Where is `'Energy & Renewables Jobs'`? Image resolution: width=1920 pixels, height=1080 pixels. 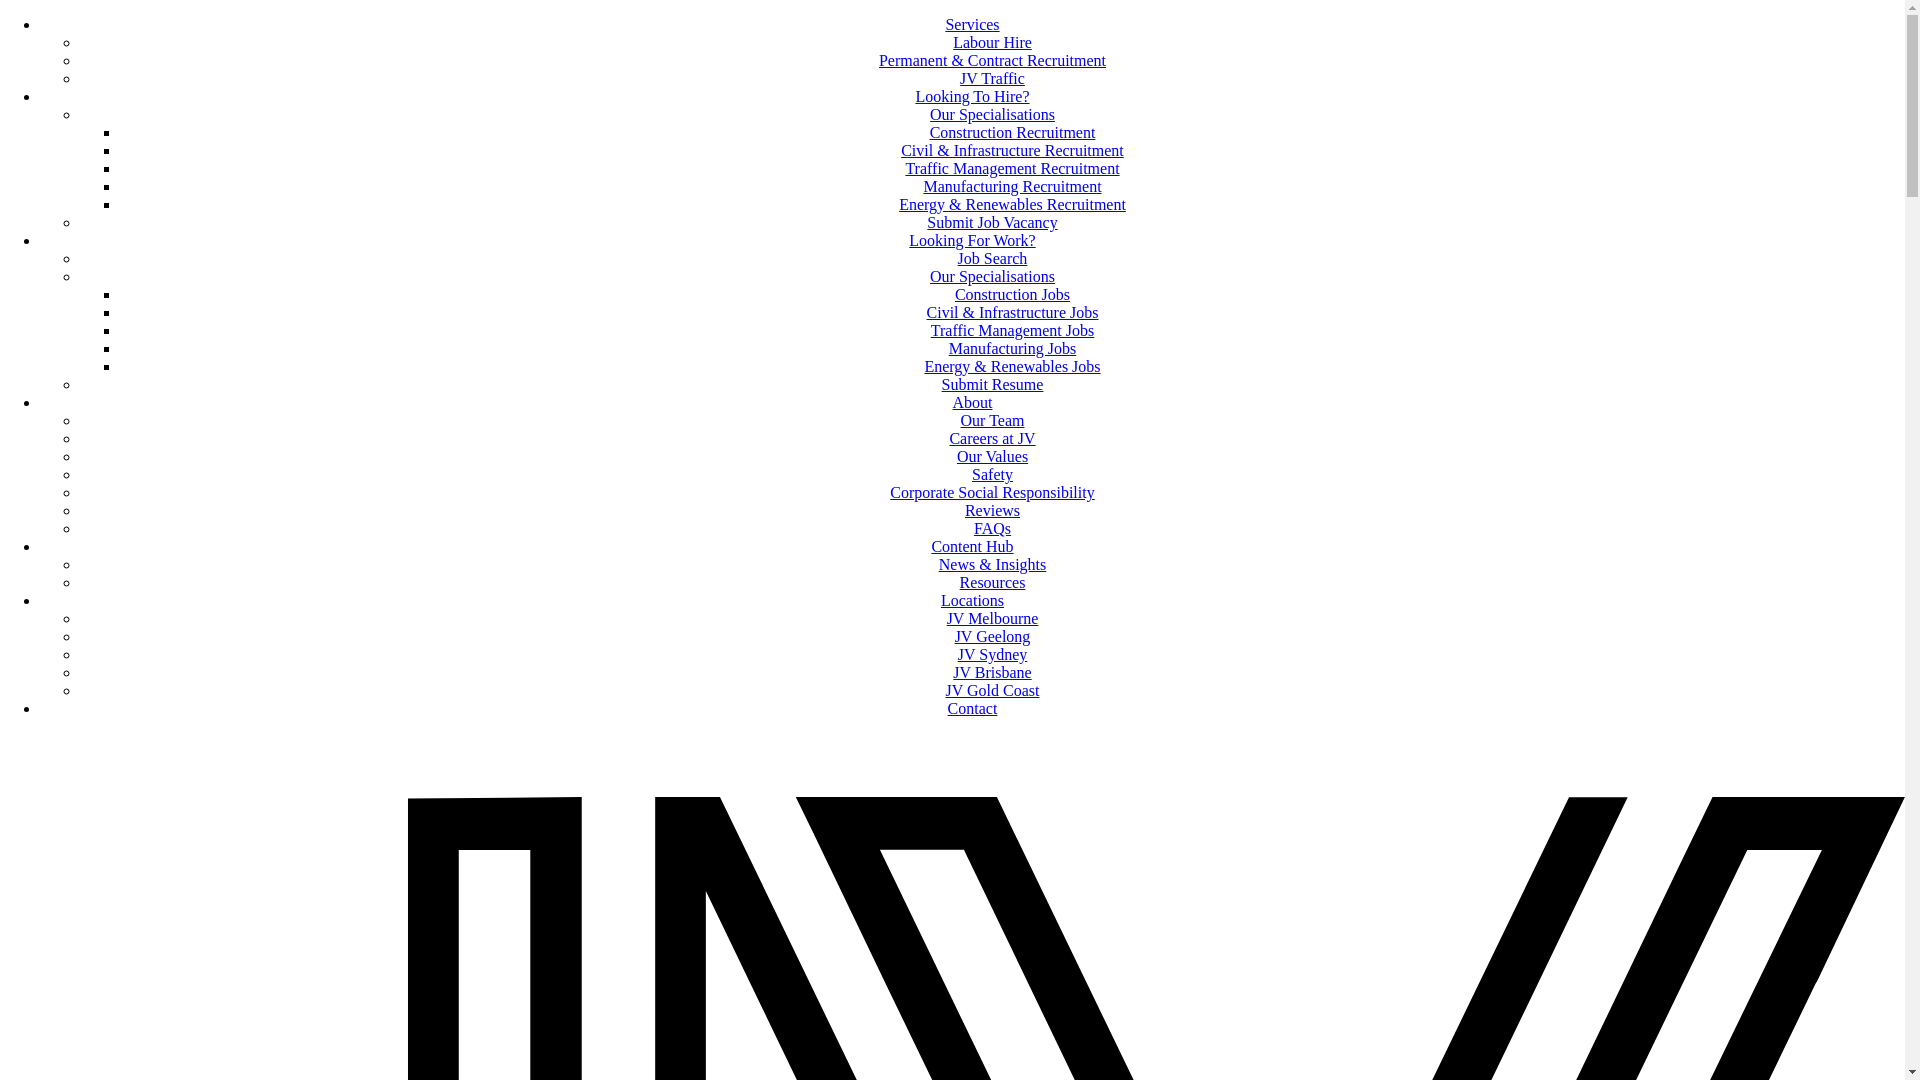 'Energy & Renewables Jobs' is located at coordinates (923, 366).